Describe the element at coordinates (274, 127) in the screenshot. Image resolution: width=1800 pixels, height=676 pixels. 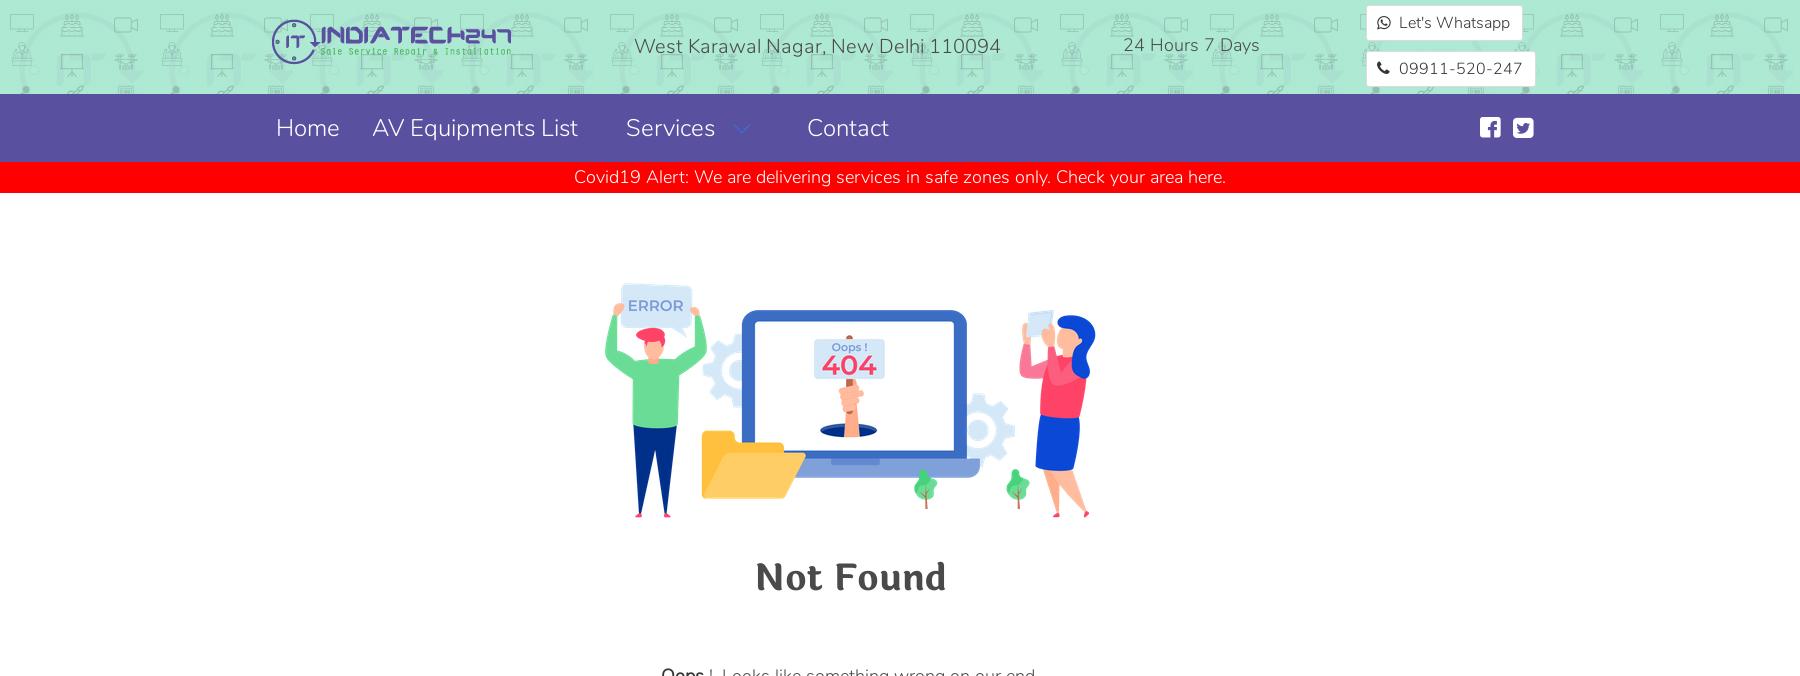
I see `'Home'` at that location.